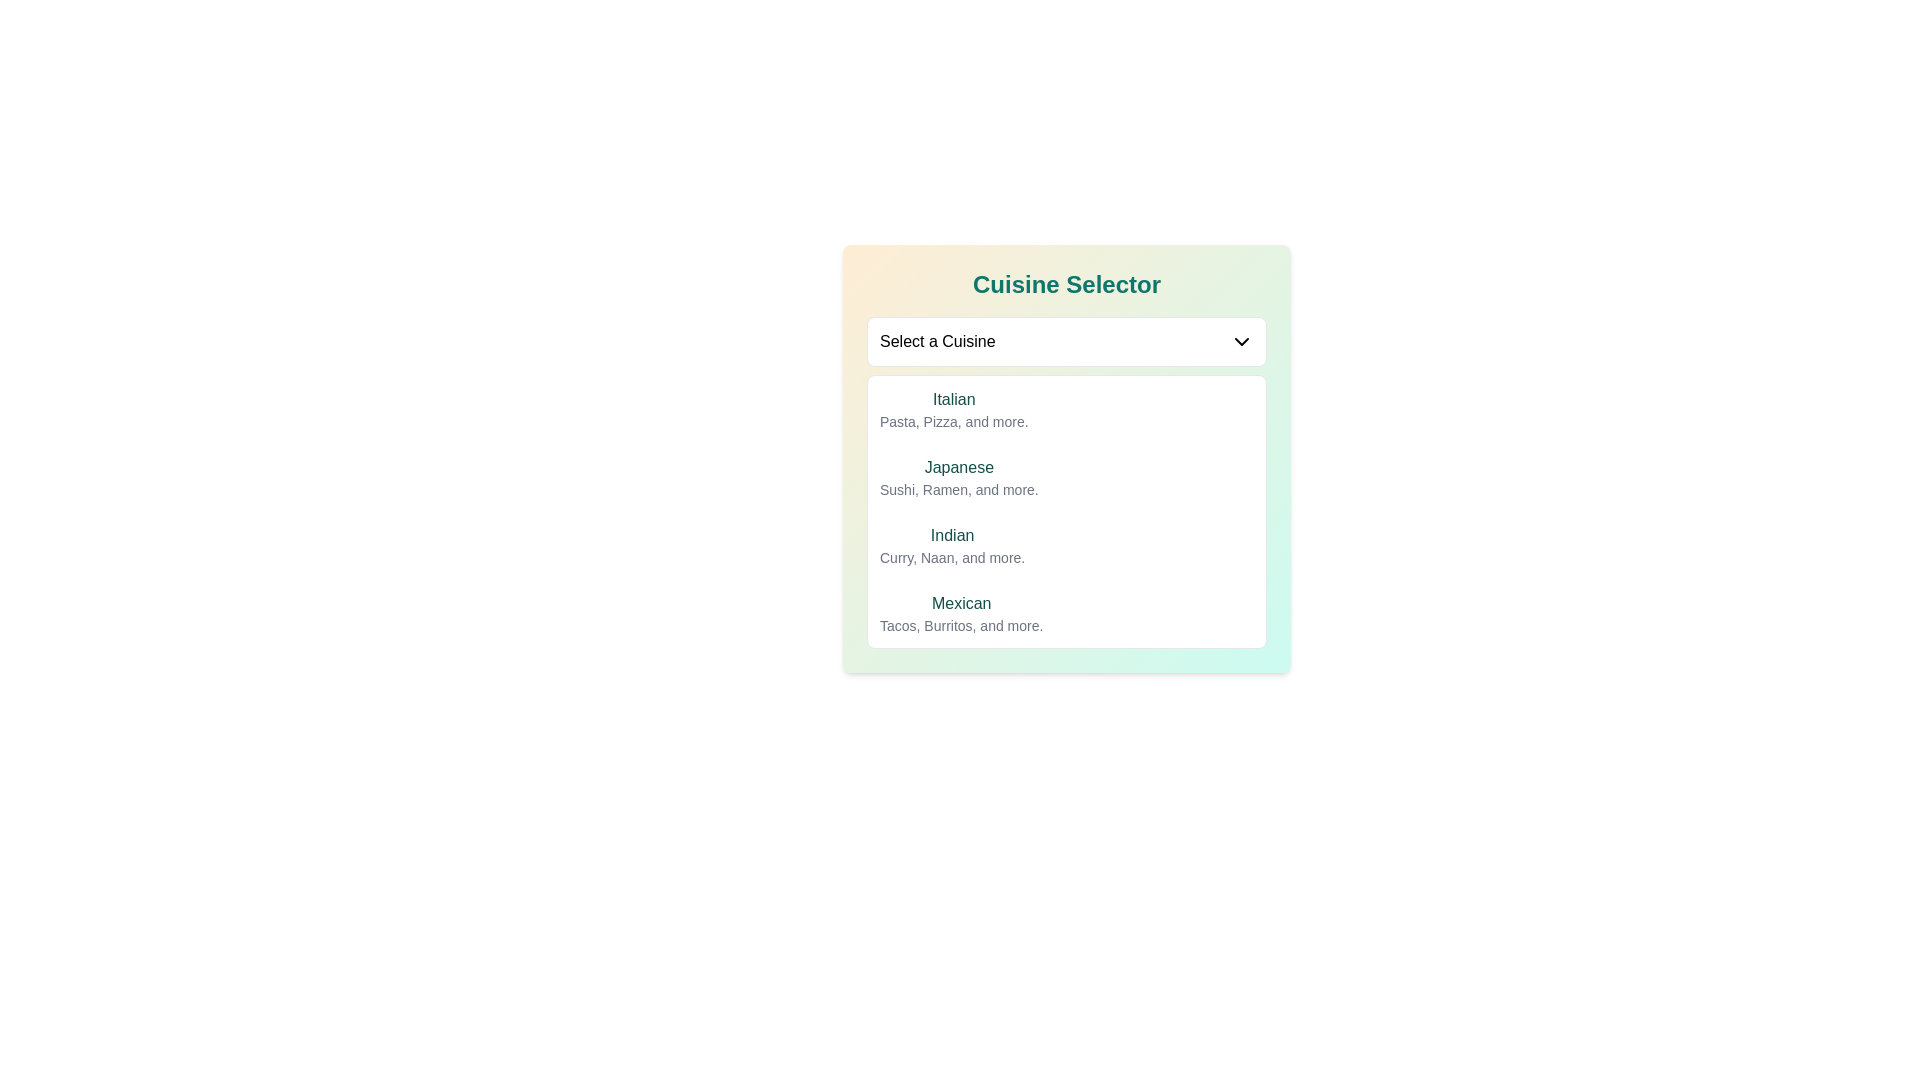 This screenshot has width=1920, height=1080. I want to click on the second entry in the Cuisine Selector dropdown list, which displays 'Japanese' in bold teal-green and 'Sushi, Ramen, and more.' in gray, so click(1065, 478).